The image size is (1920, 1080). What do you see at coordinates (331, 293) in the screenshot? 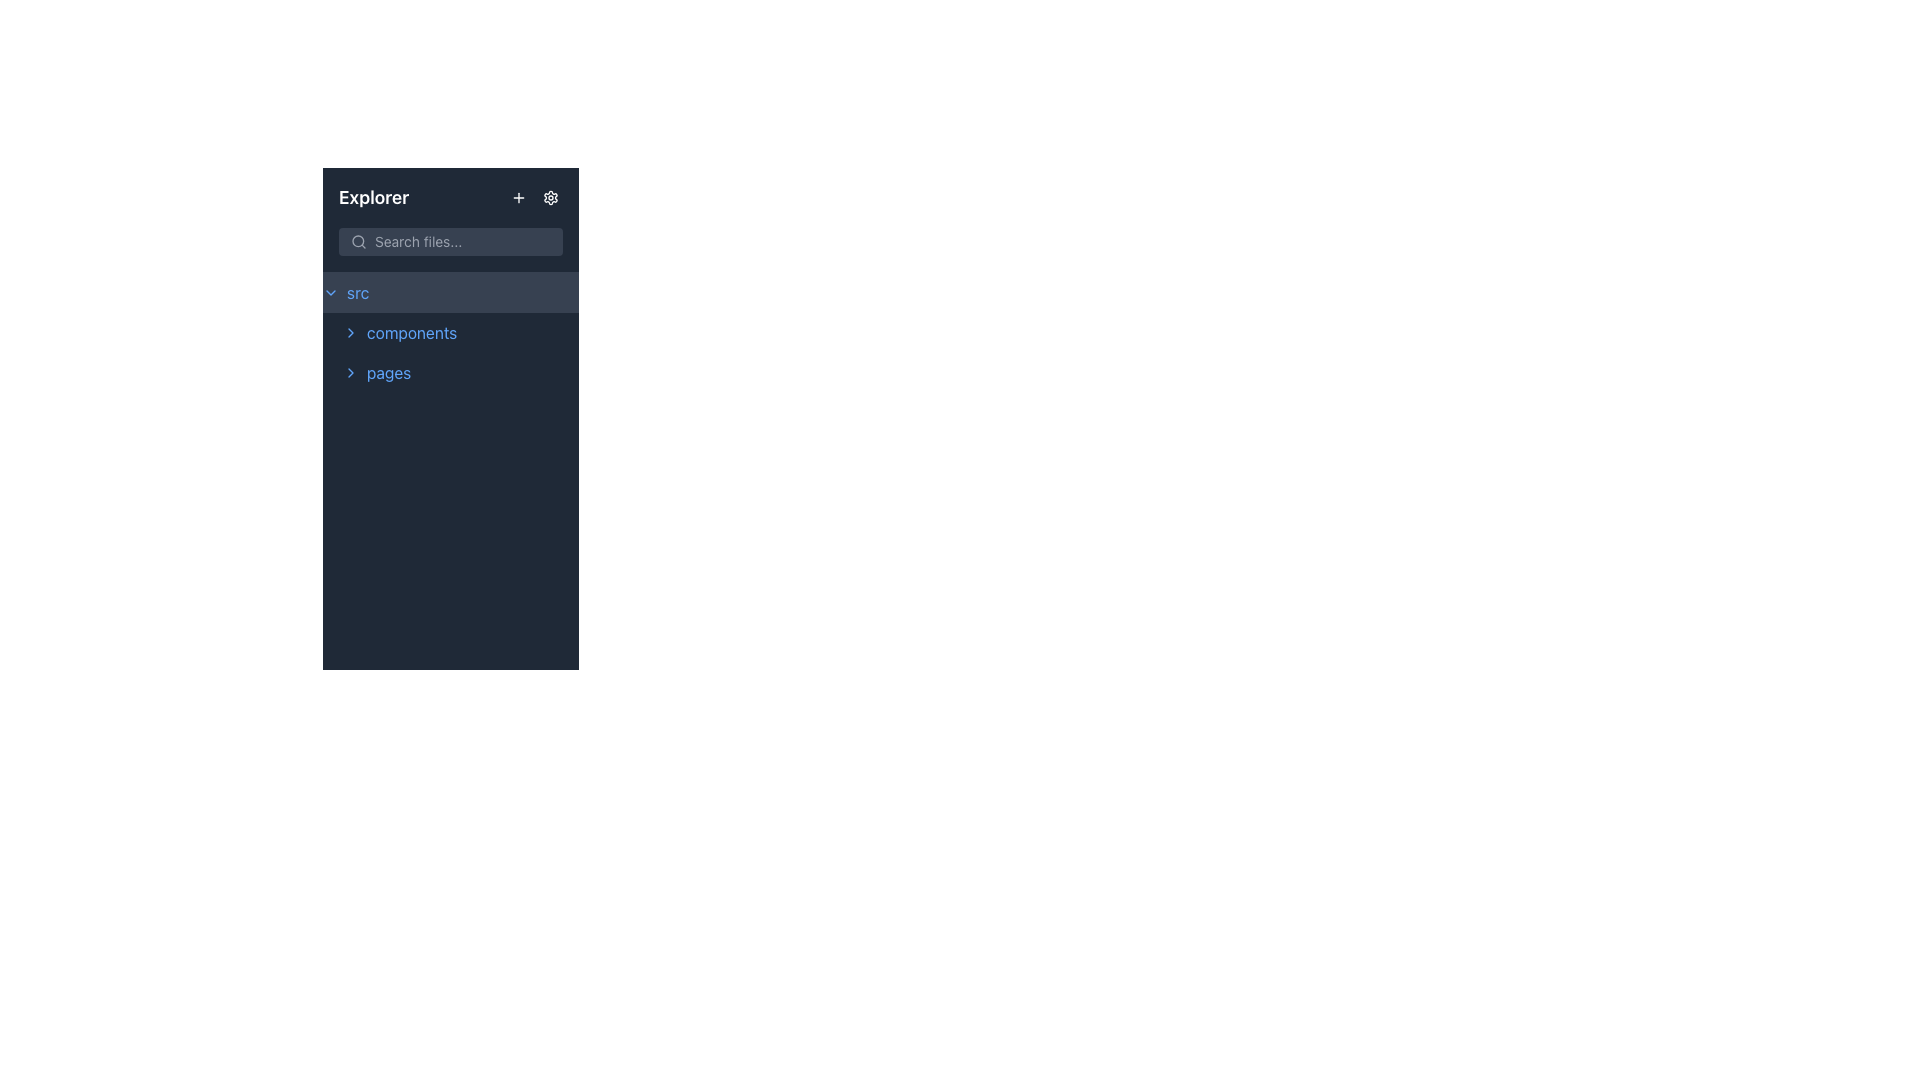
I see `the blue chevron-down icon located to the left of the text label 'src'` at bounding box center [331, 293].